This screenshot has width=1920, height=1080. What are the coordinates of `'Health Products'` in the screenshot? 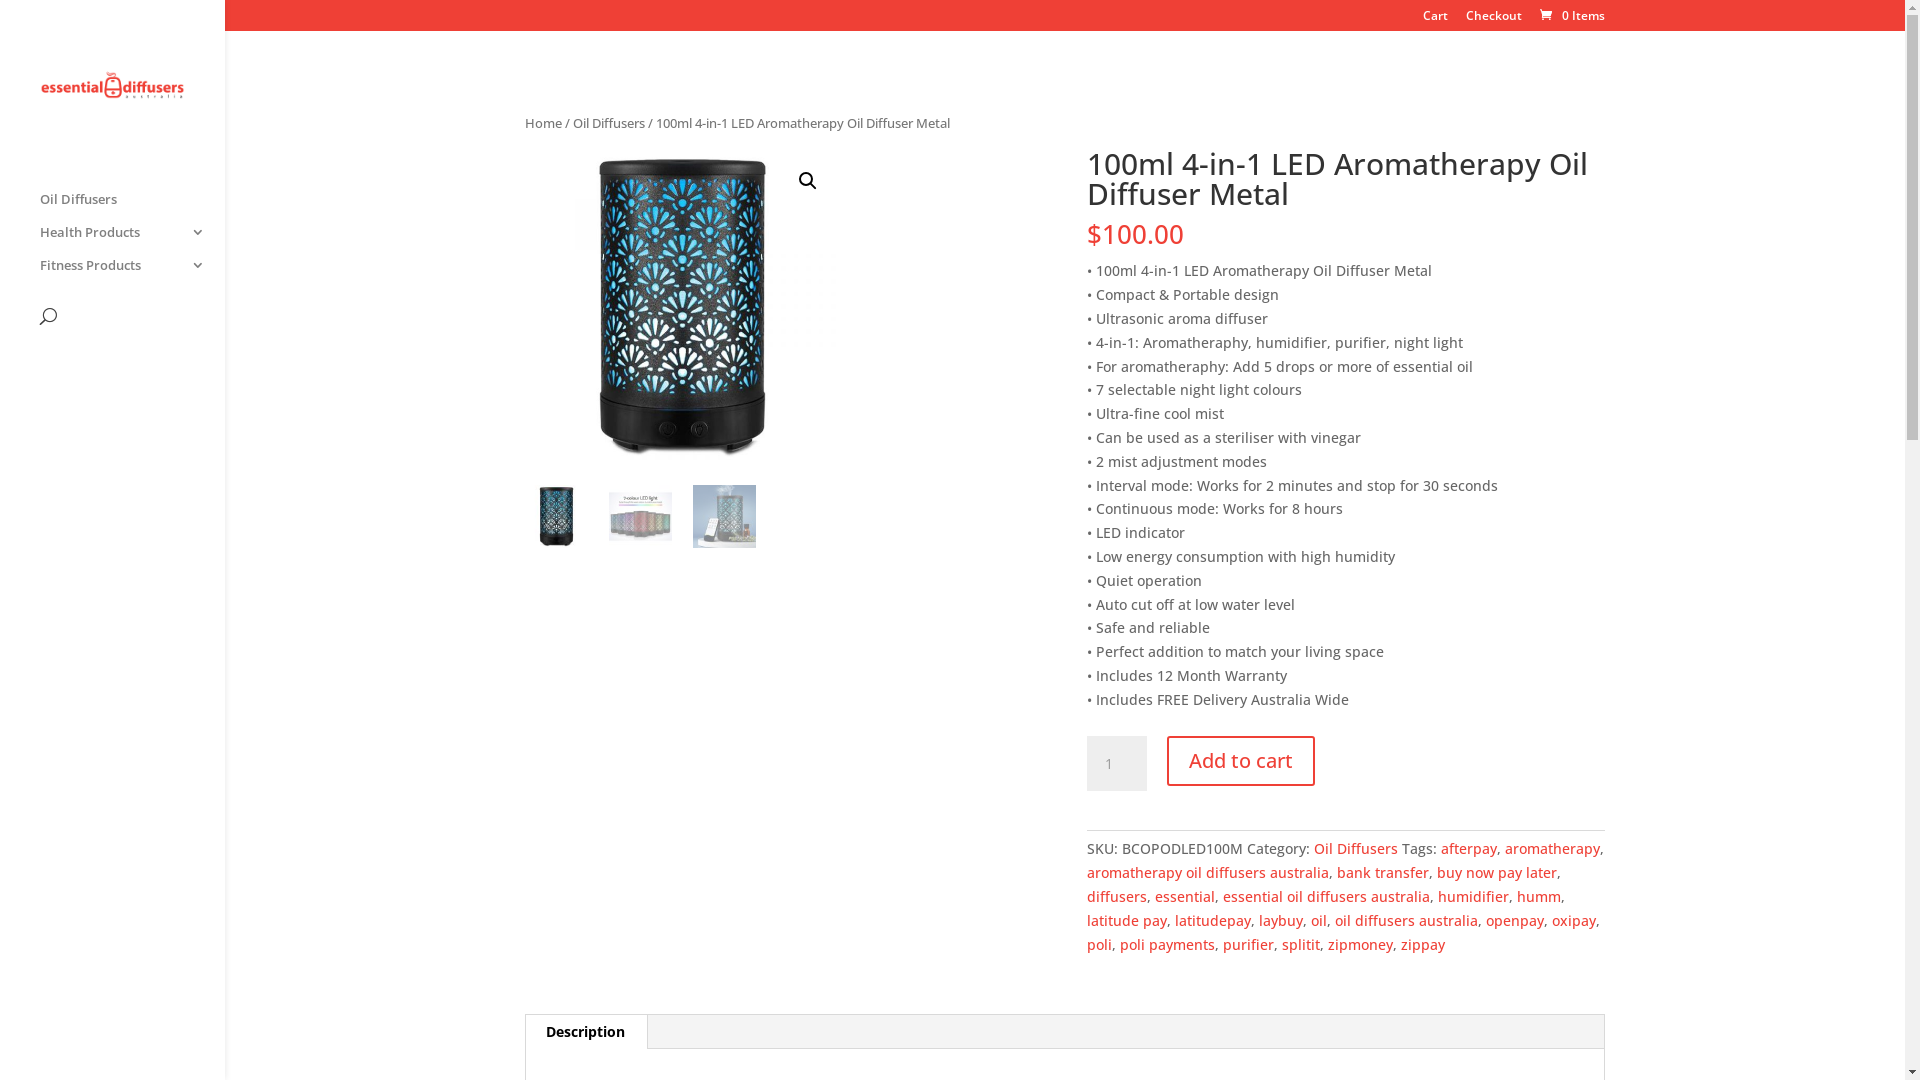 It's located at (39, 240).